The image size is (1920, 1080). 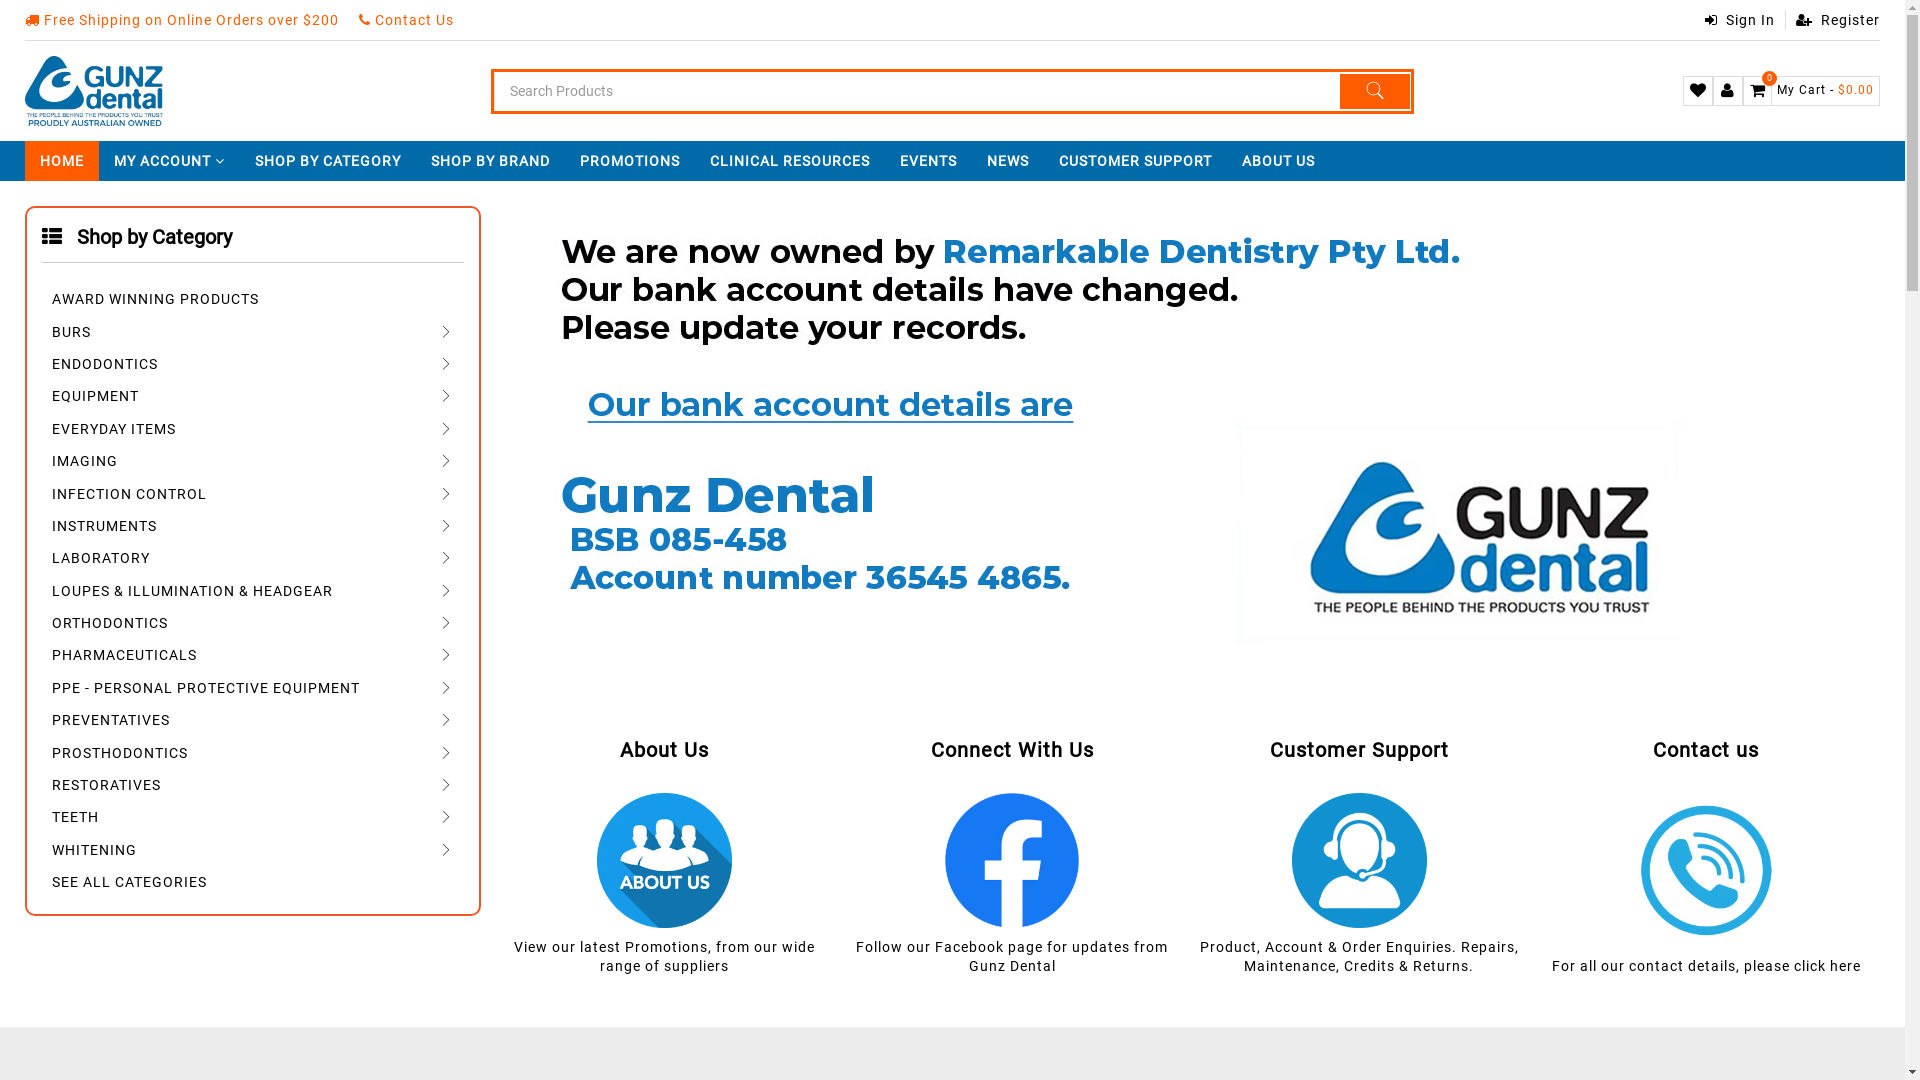 I want to click on 'AWARD WINNING PRODUCTS', so click(x=252, y=299).